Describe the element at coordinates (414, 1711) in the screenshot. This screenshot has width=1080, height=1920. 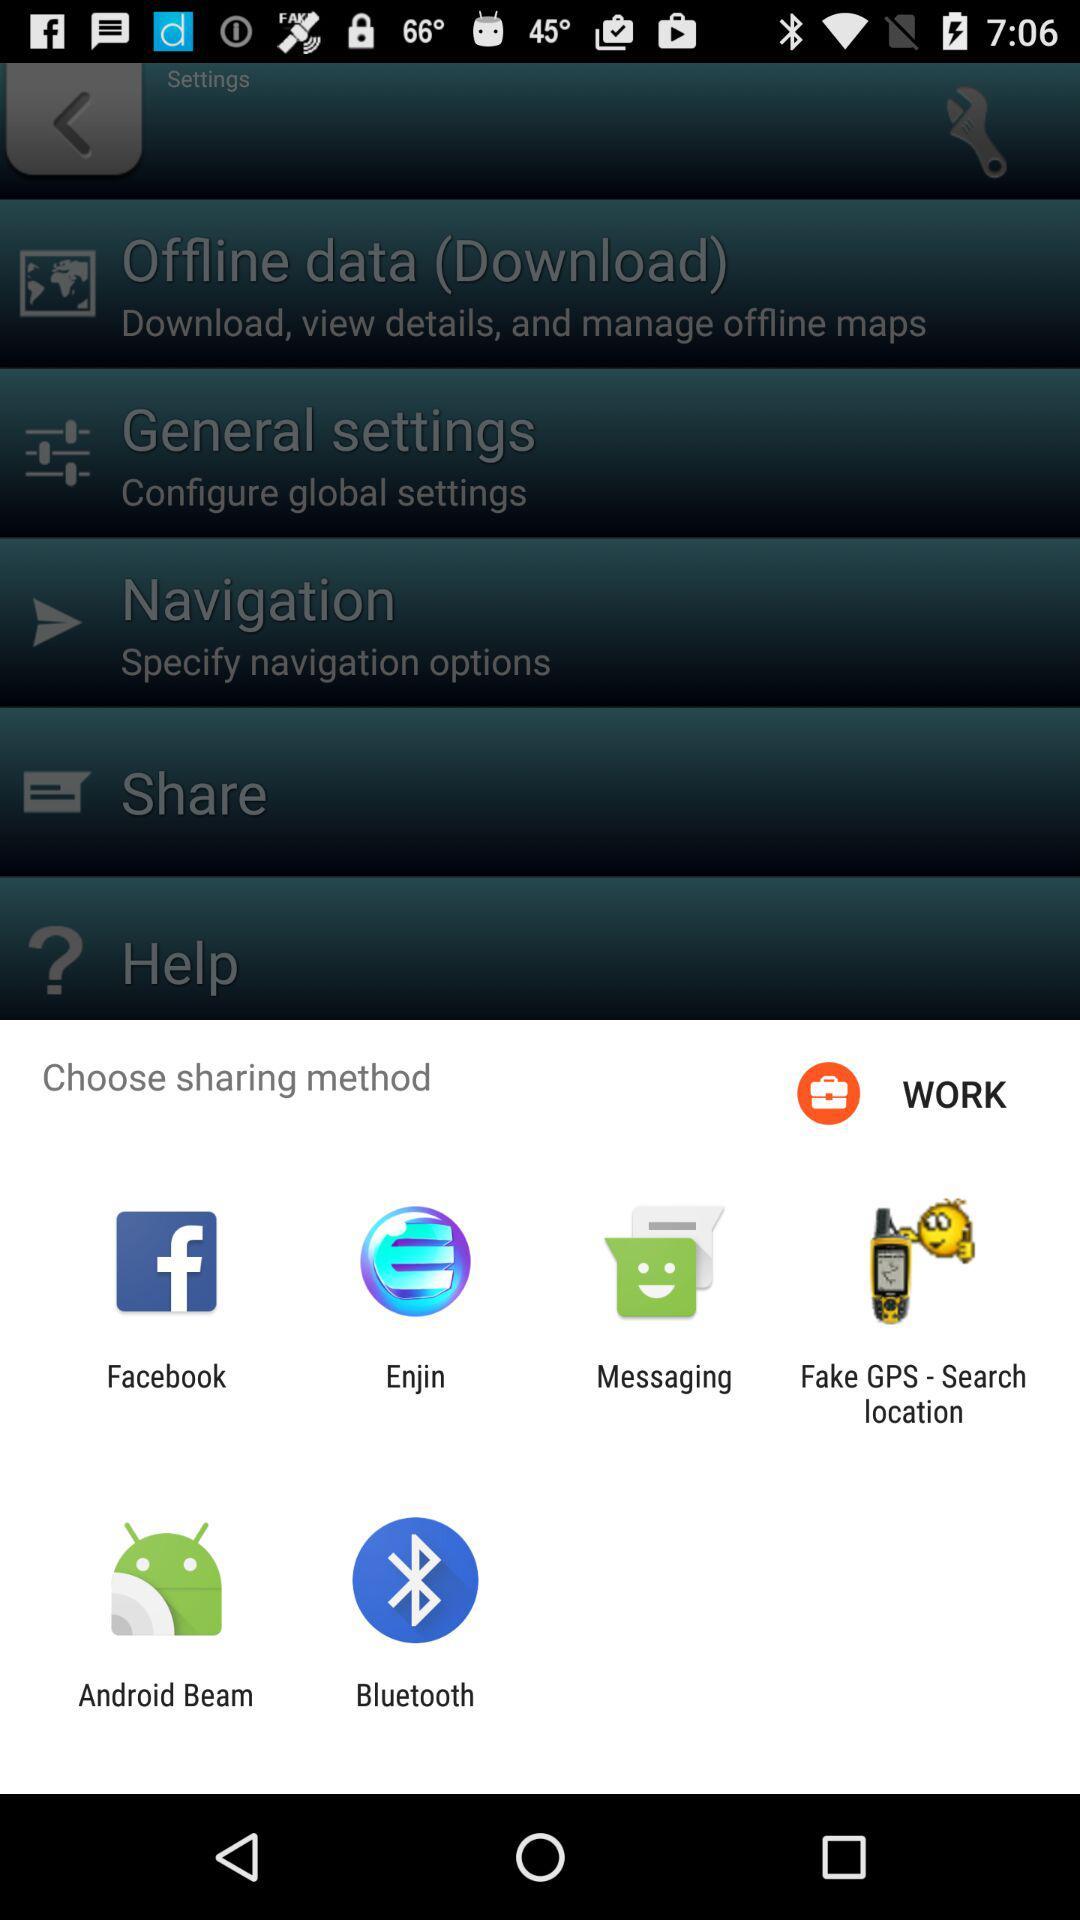
I see `the app to the right of the android beam app` at that location.